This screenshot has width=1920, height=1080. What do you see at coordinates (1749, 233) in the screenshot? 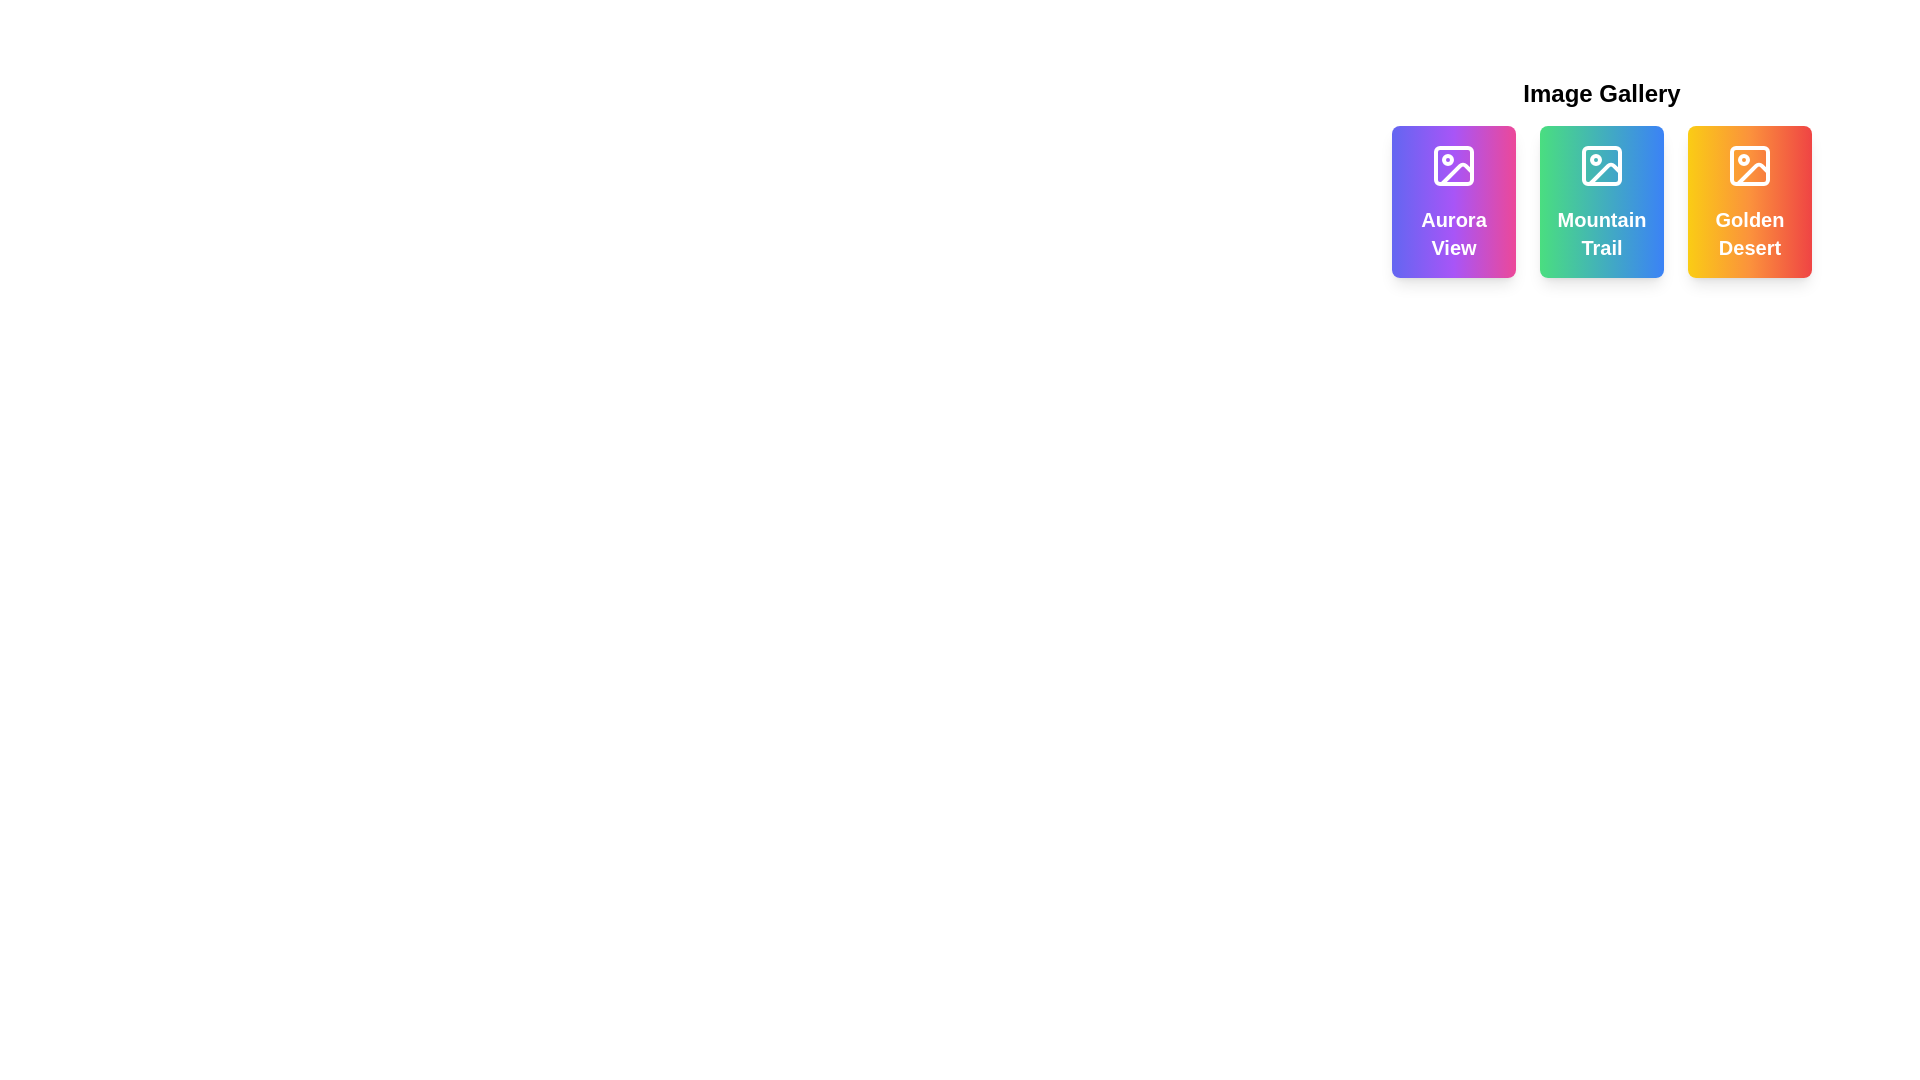
I see `the 'Golden Desert' text label, which is bold and centered below the icon in the third card of three cards labeled 'Aurora View', 'Mountain Trail', and 'Golden Desert'` at bounding box center [1749, 233].